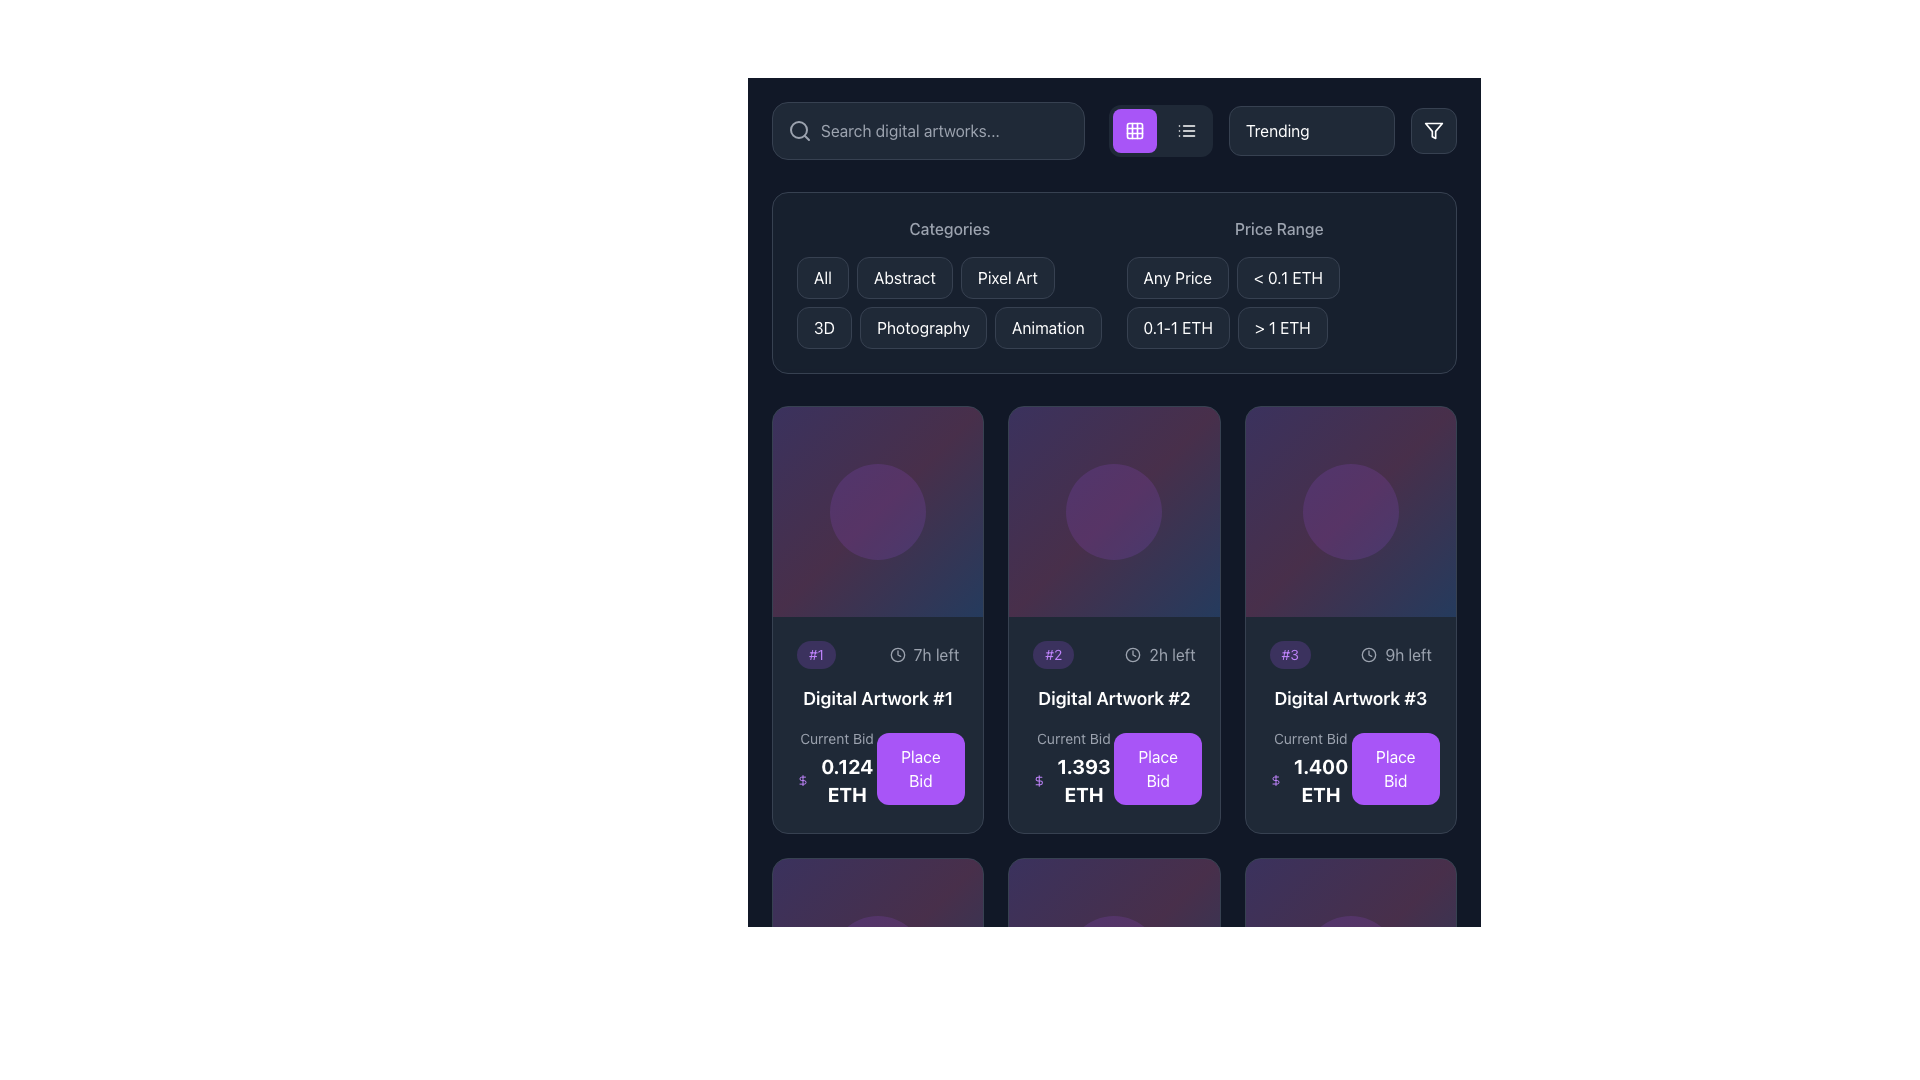  I want to click on the Text label that serves as a descriptive label for the category selection section, positioned above the category buttons like 'All' and 'Abstract', so click(948, 227).